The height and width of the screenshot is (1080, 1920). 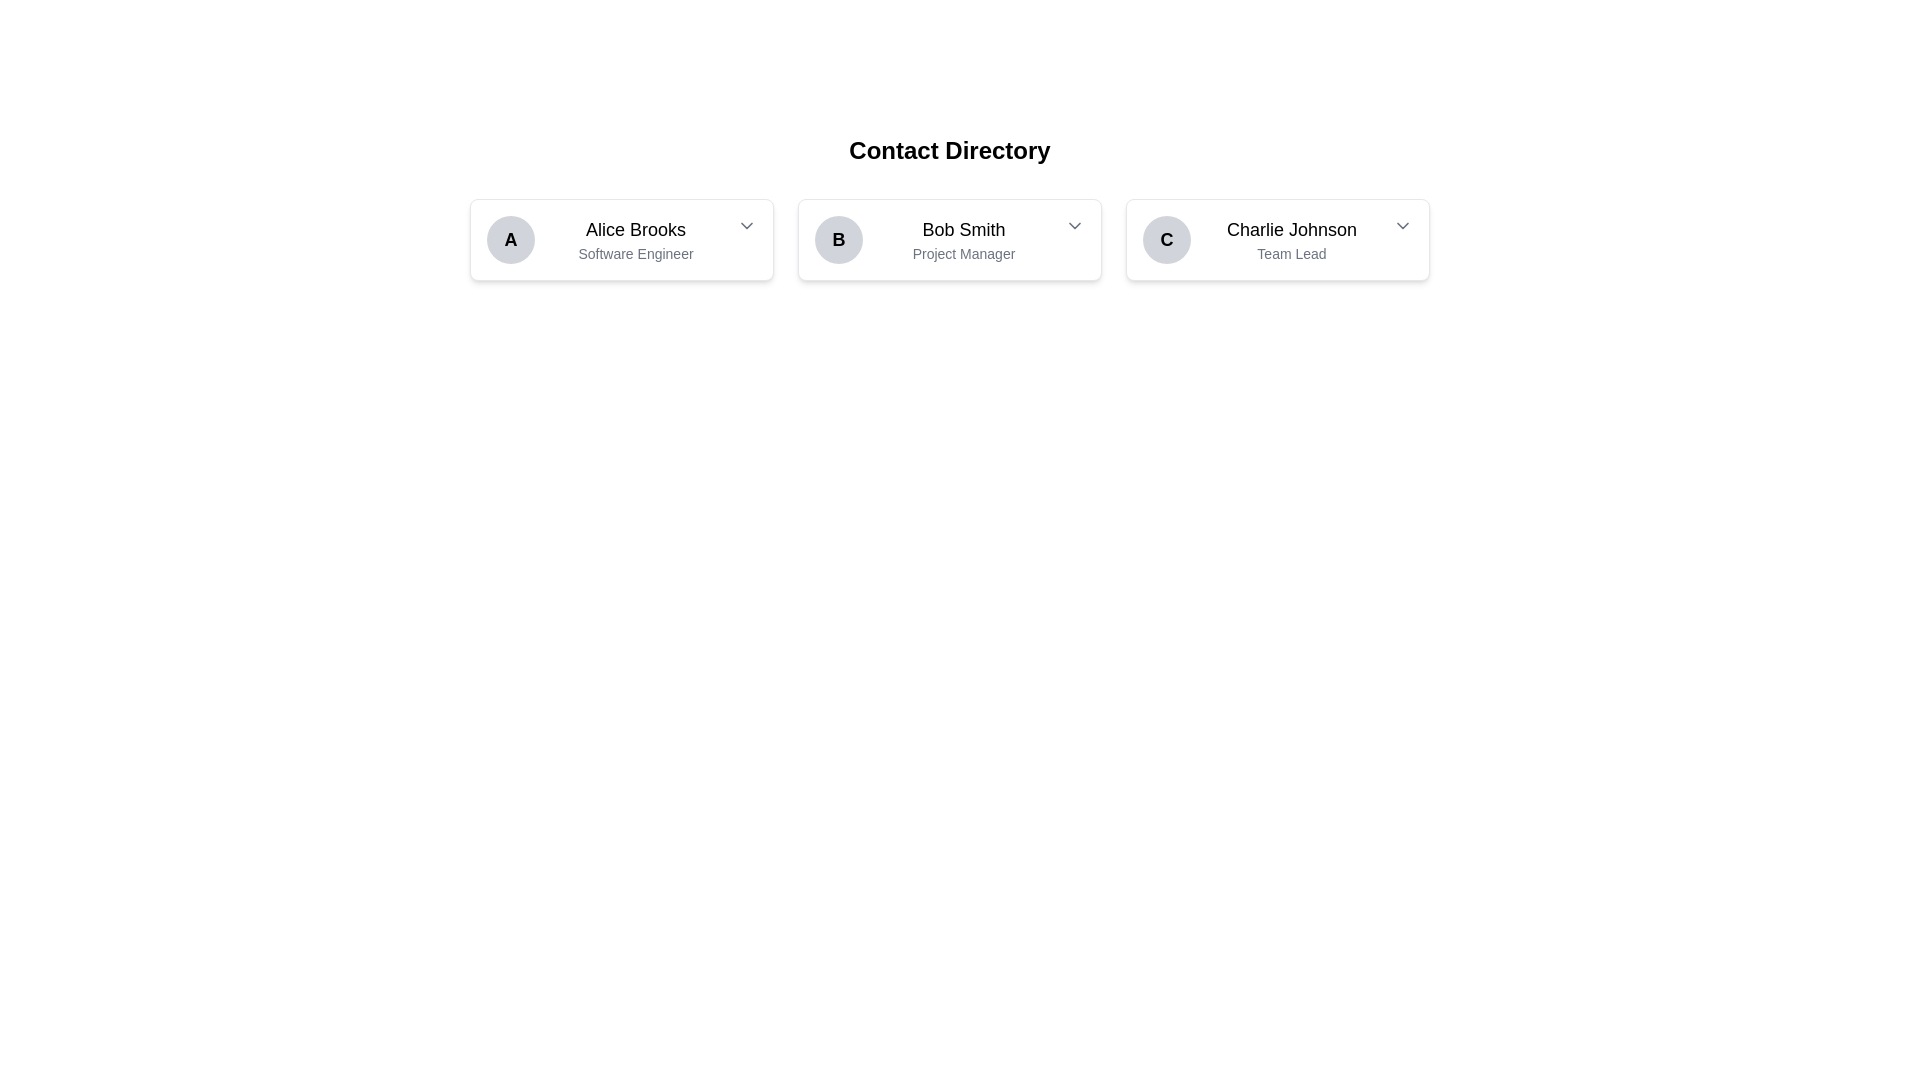 What do you see at coordinates (510, 238) in the screenshot?
I see `the circular avatar-like UI component with a gray background and a bold black letter 'A' in its center, which serves as an identifier for Alice Brooks, positioned at the left end of her card` at bounding box center [510, 238].